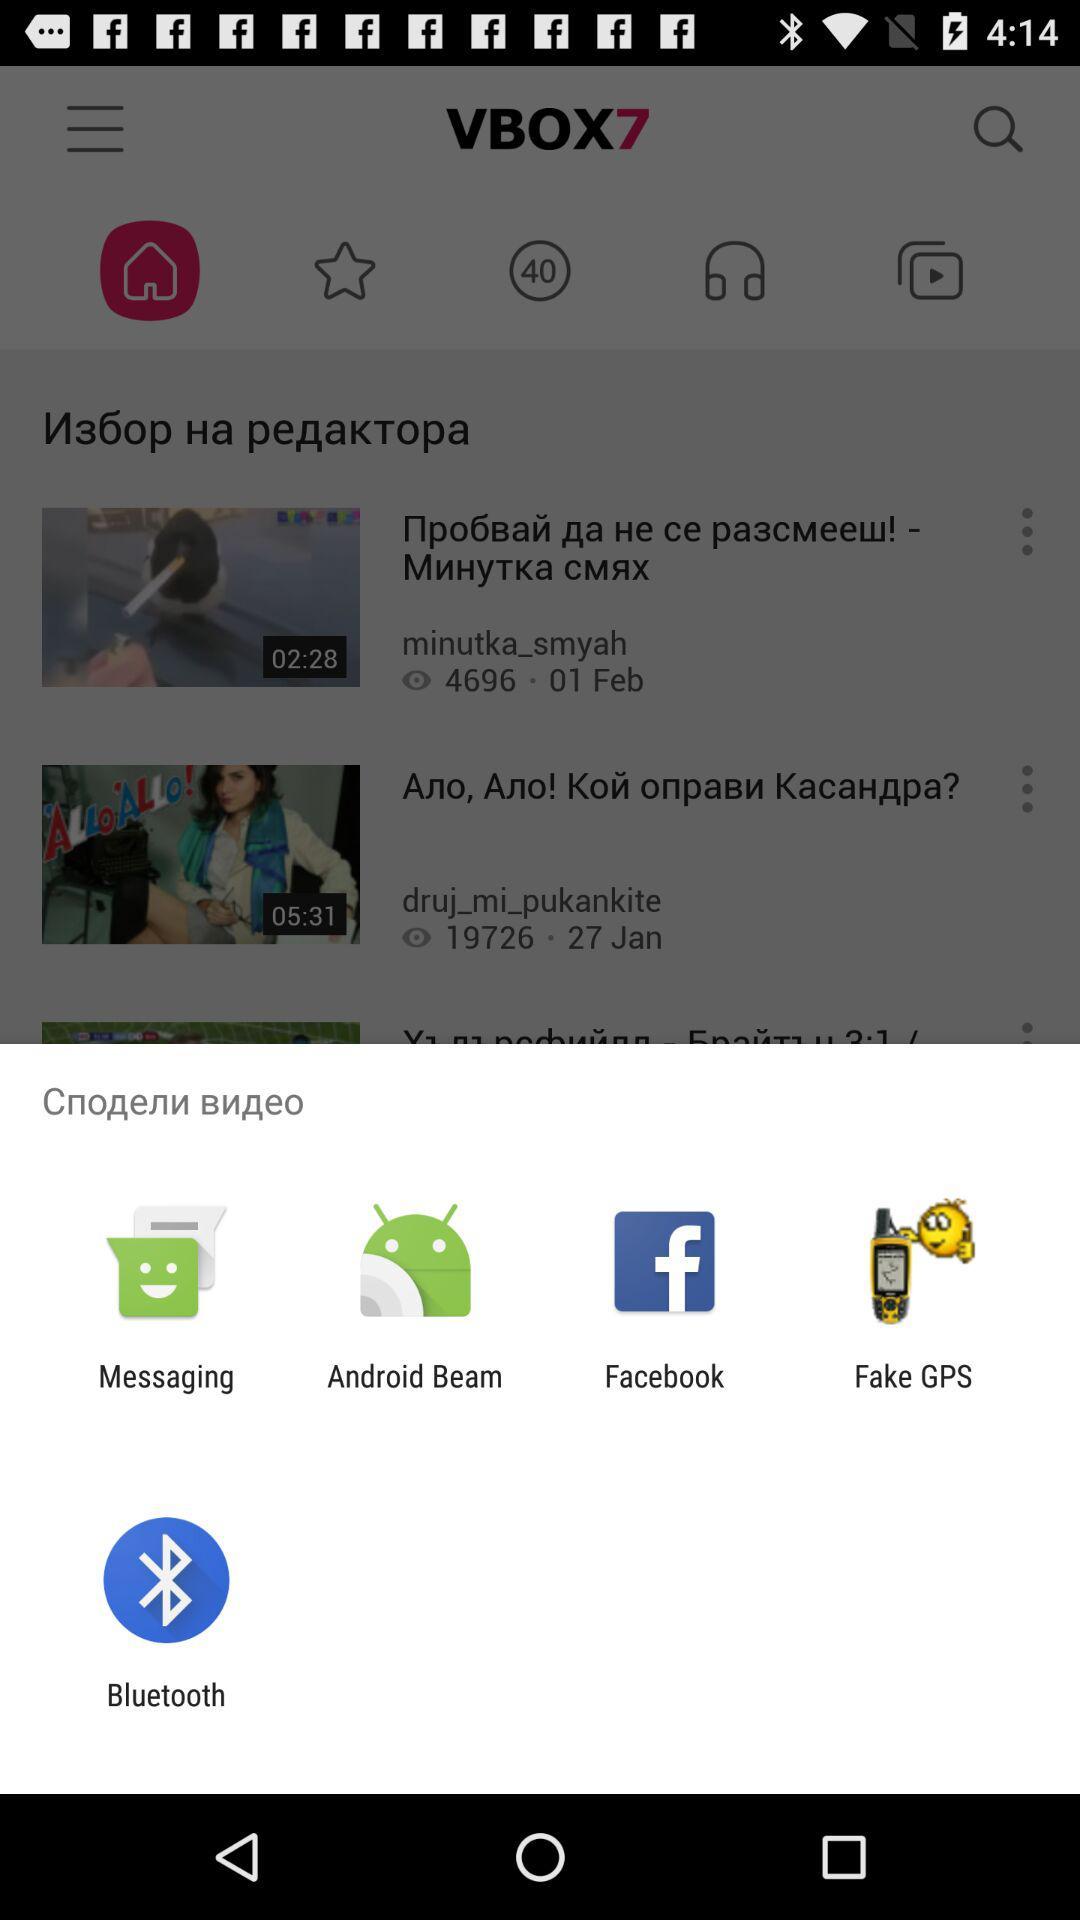 The height and width of the screenshot is (1920, 1080). What do you see at coordinates (664, 1392) in the screenshot?
I see `icon next to the android beam icon` at bounding box center [664, 1392].